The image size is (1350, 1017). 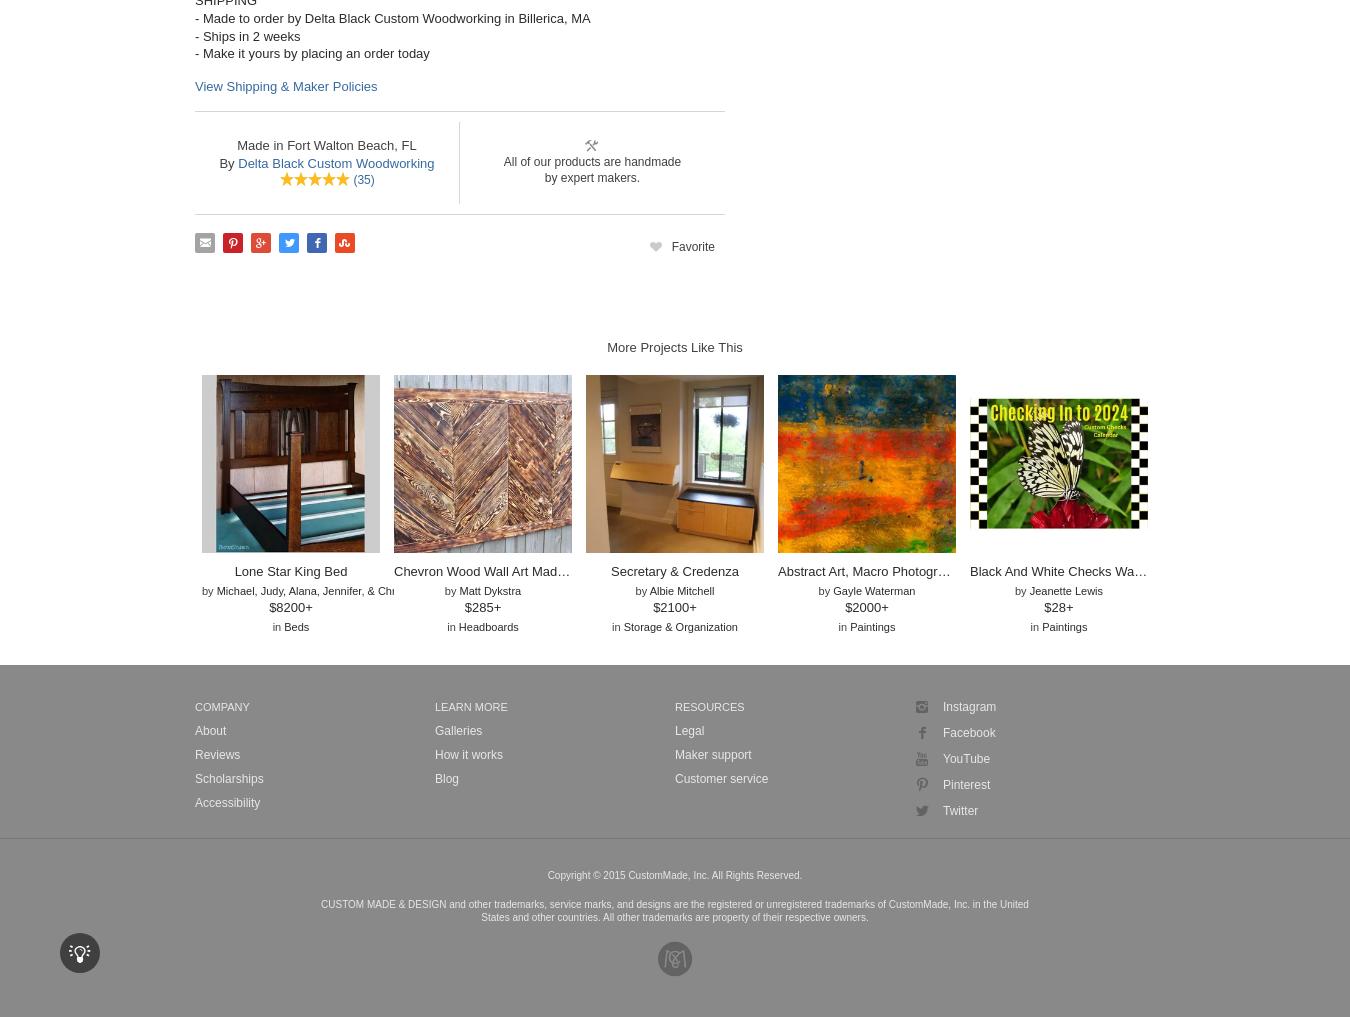 I want to click on 'Headboards', so click(x=487, y=625).